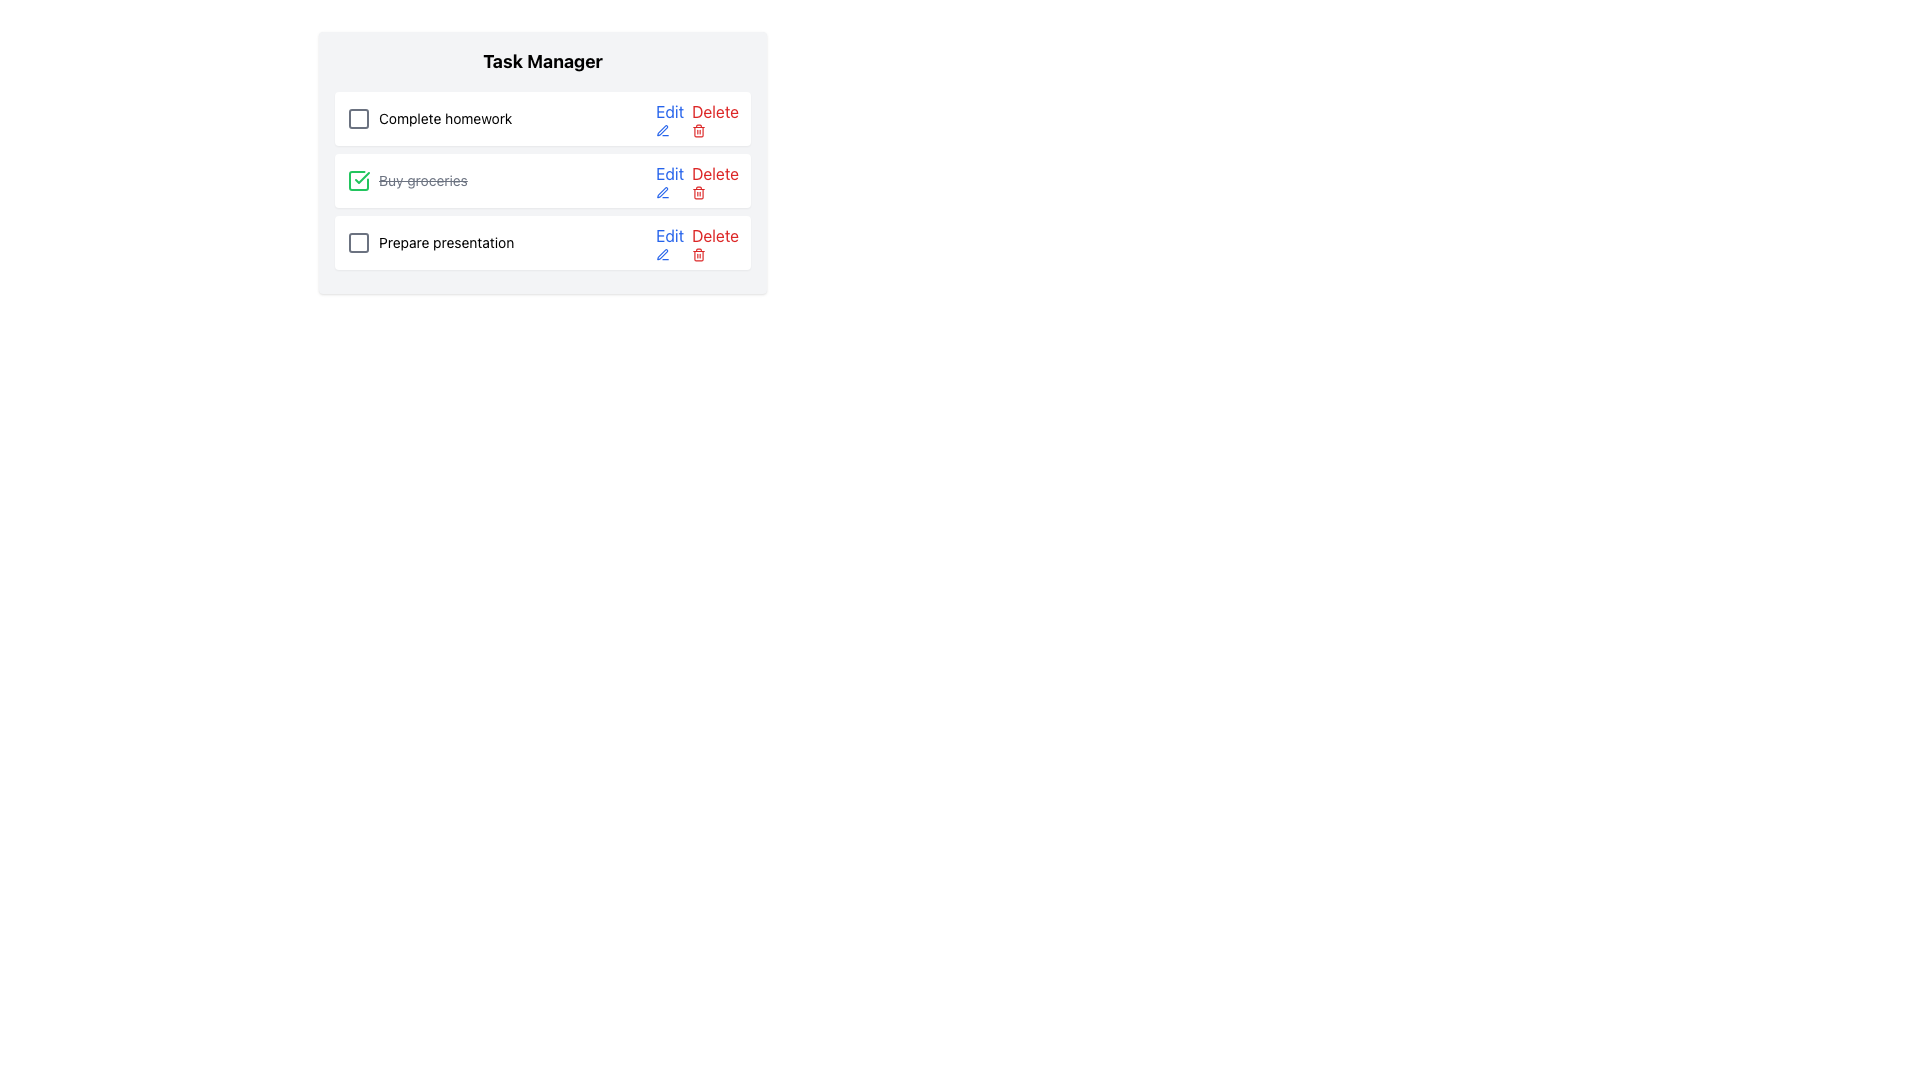 This screenshot has width=1920, height=1080. I want to click on the checkbox located to the left of the task description 'Complete homework.', so click(359, 119).